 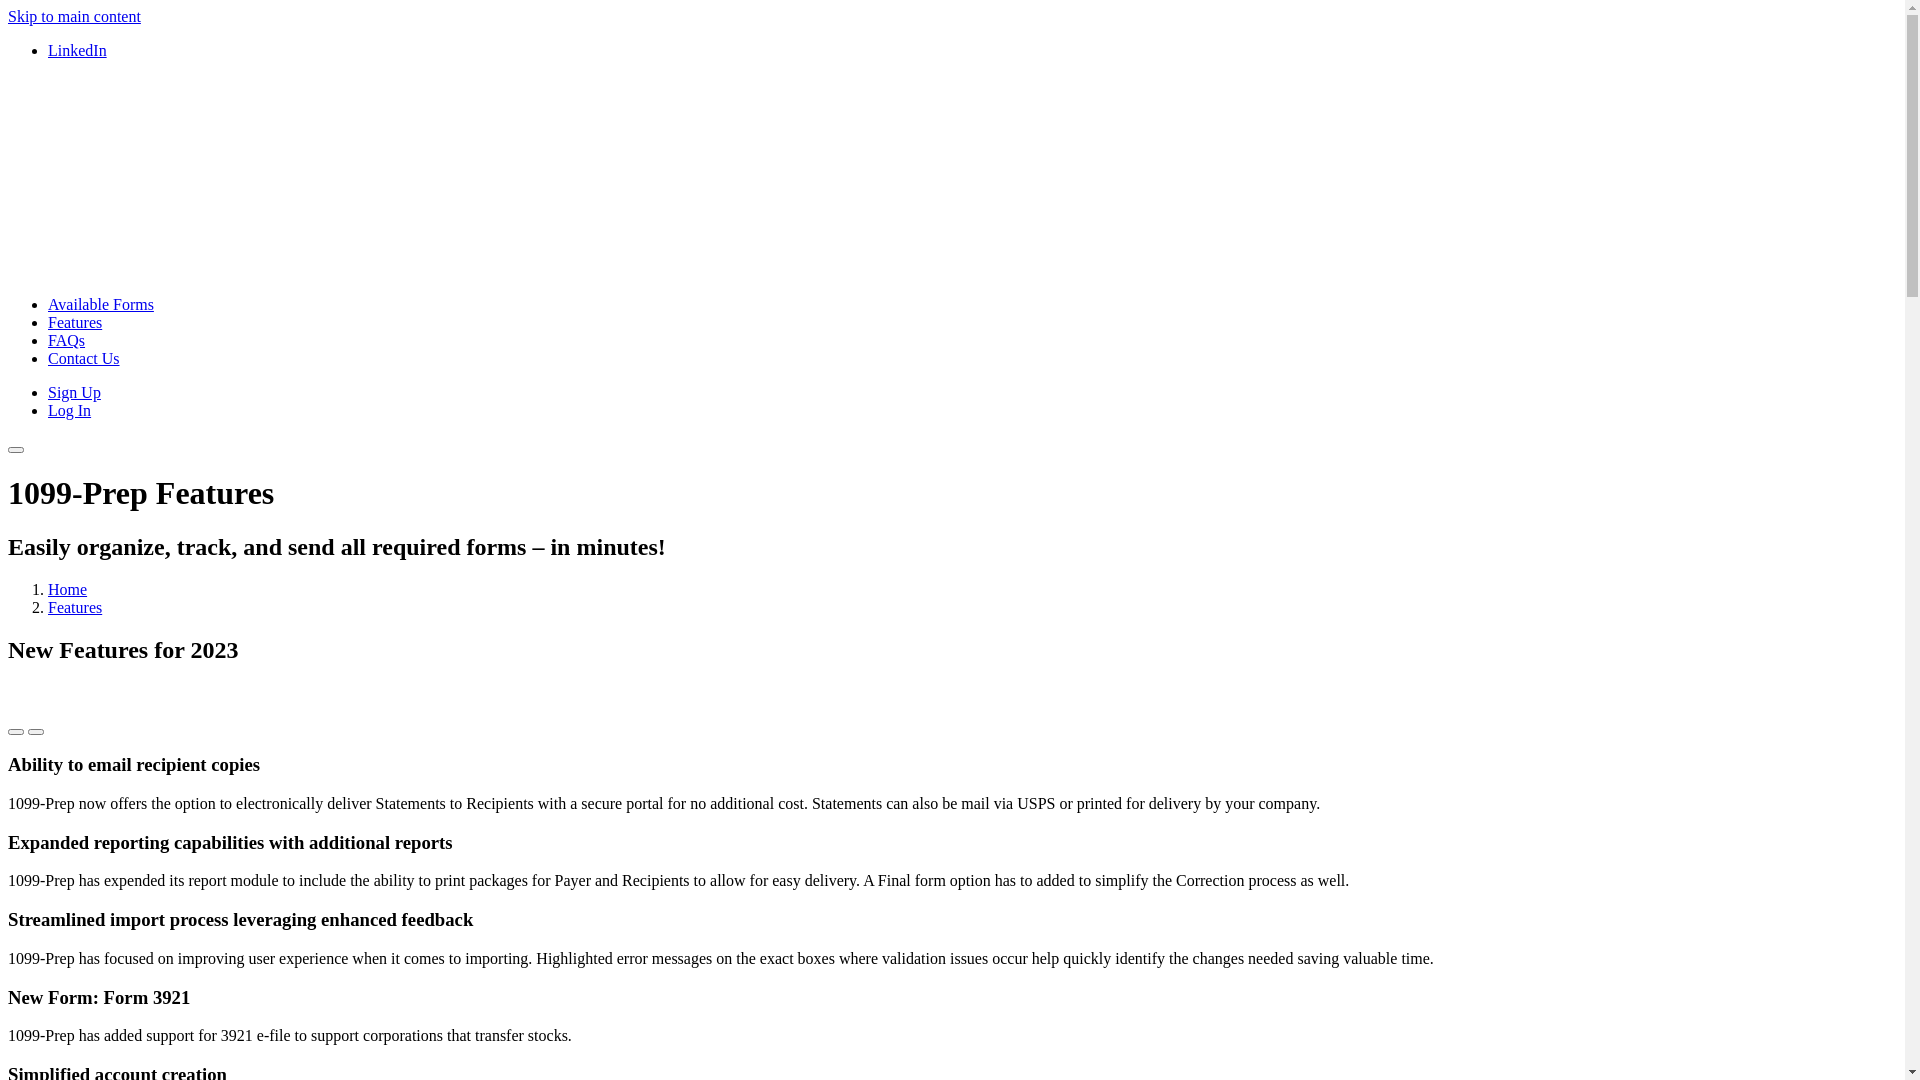 What do you see at coordinates (75, 321) in the screenshot?
I see `'Features'` at bounding box center [75, 321].